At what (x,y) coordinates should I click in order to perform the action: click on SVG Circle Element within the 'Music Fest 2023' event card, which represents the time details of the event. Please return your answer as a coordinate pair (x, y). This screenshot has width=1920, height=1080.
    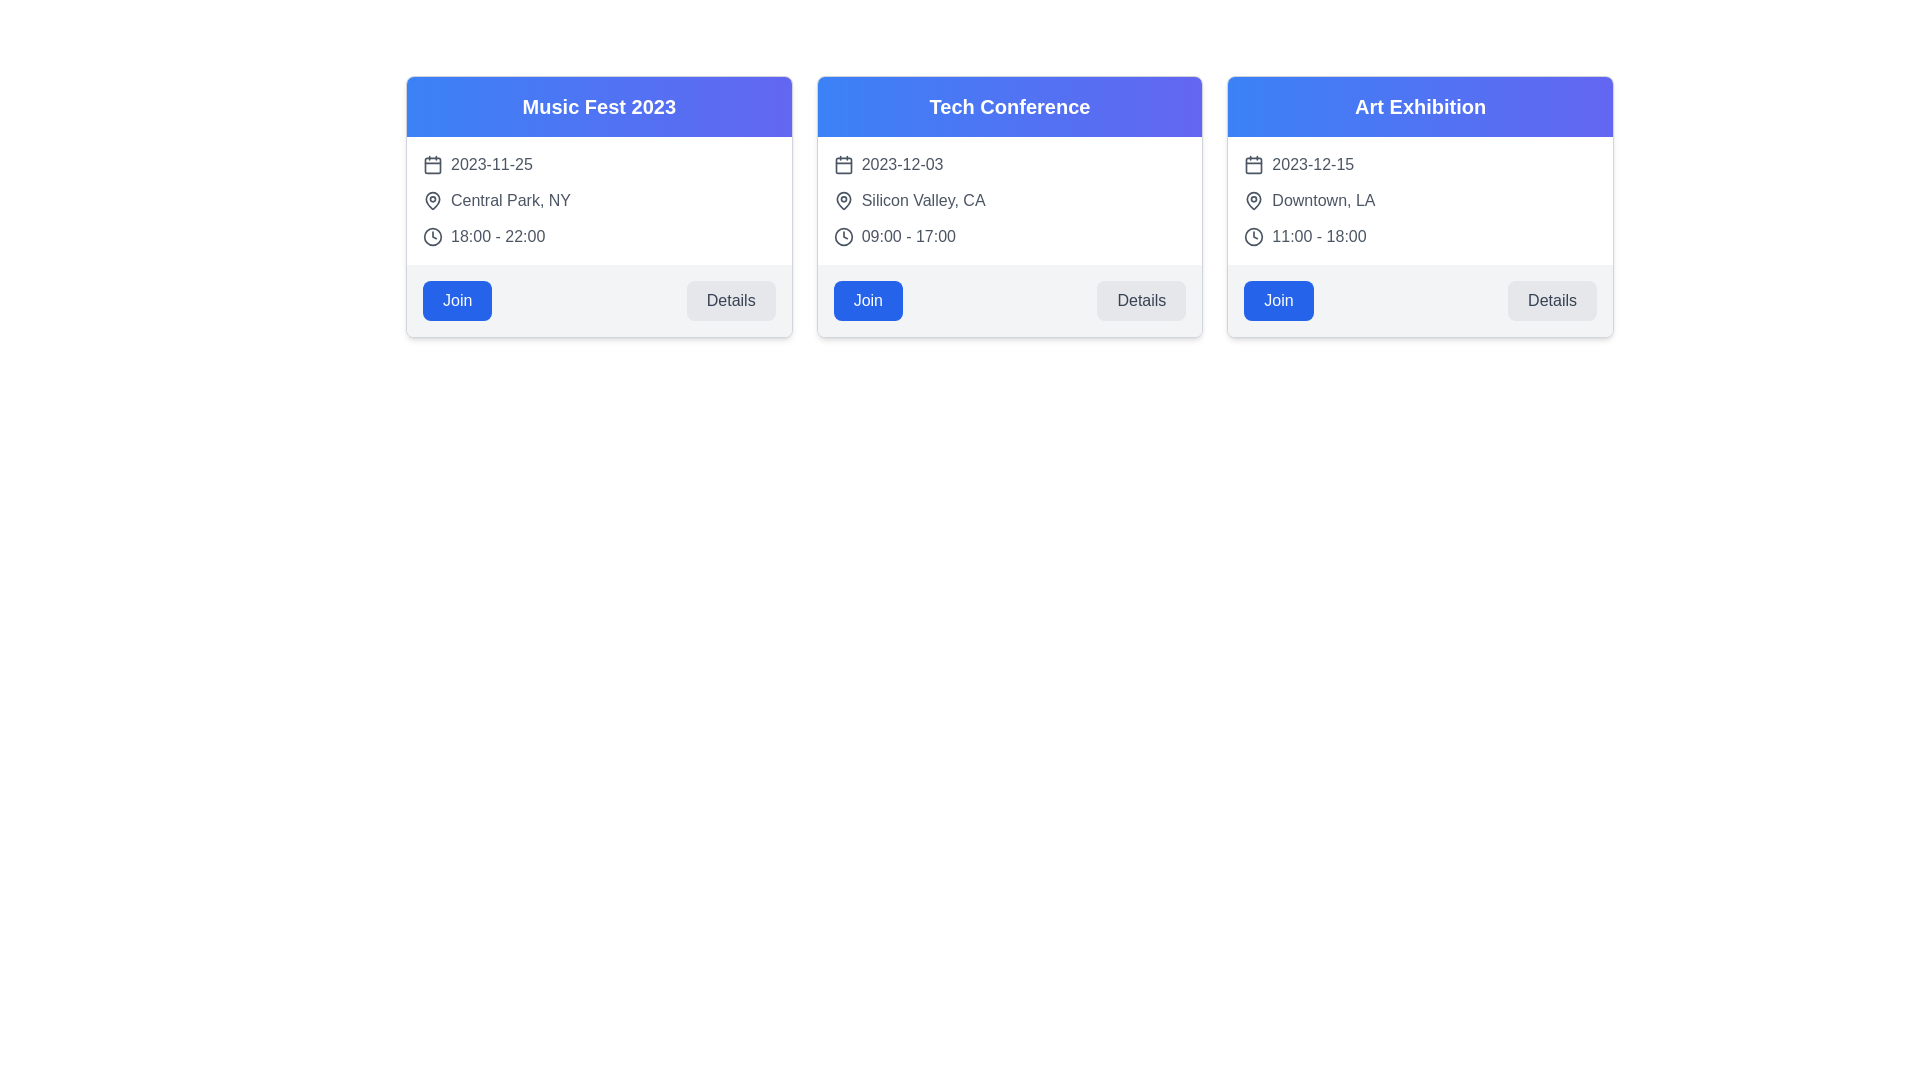
    Looking at the image, I should click on (431, 235).